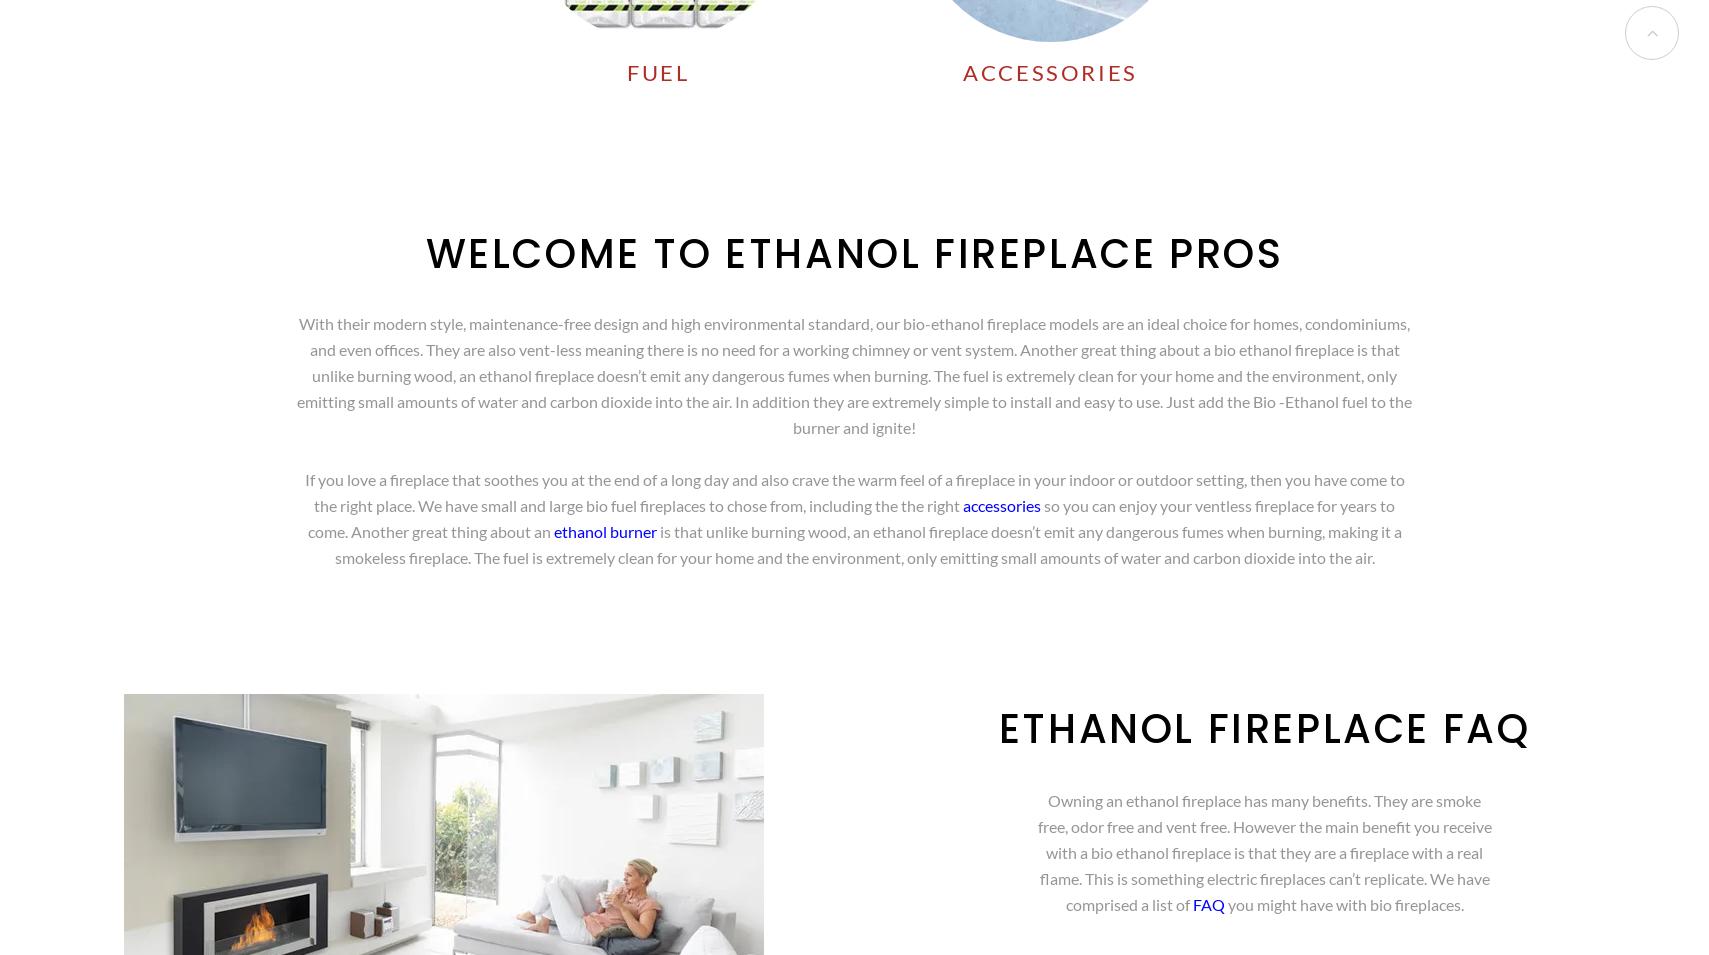  What do you see at coordinates (850, 518) in the screenshot?
I see `'so you can enjoy your ventless fireplace for years to come. Another great thing about an'` at bounding box center [850, 518].